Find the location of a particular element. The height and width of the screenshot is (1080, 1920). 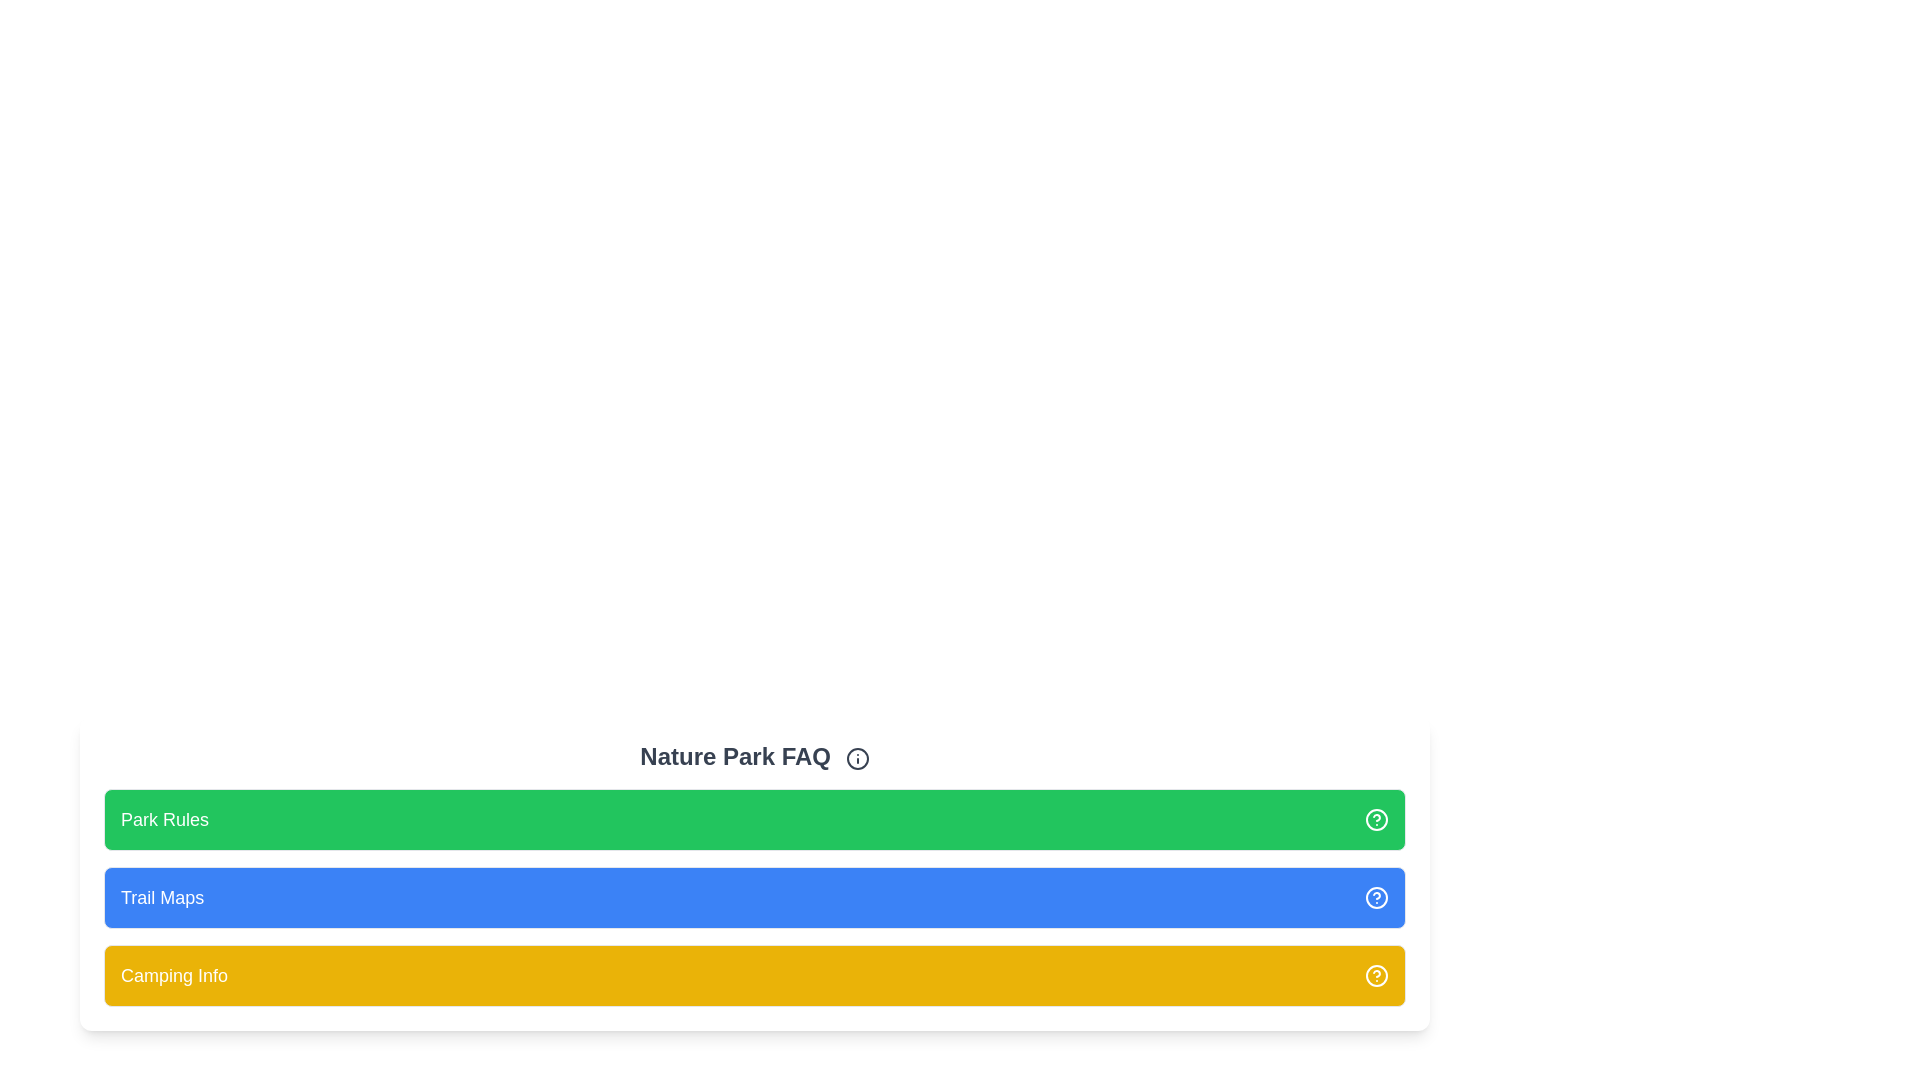

the 'Trail Maps' text label, which is displayed in bold font against a blue background is located at coordinates (162, 897).